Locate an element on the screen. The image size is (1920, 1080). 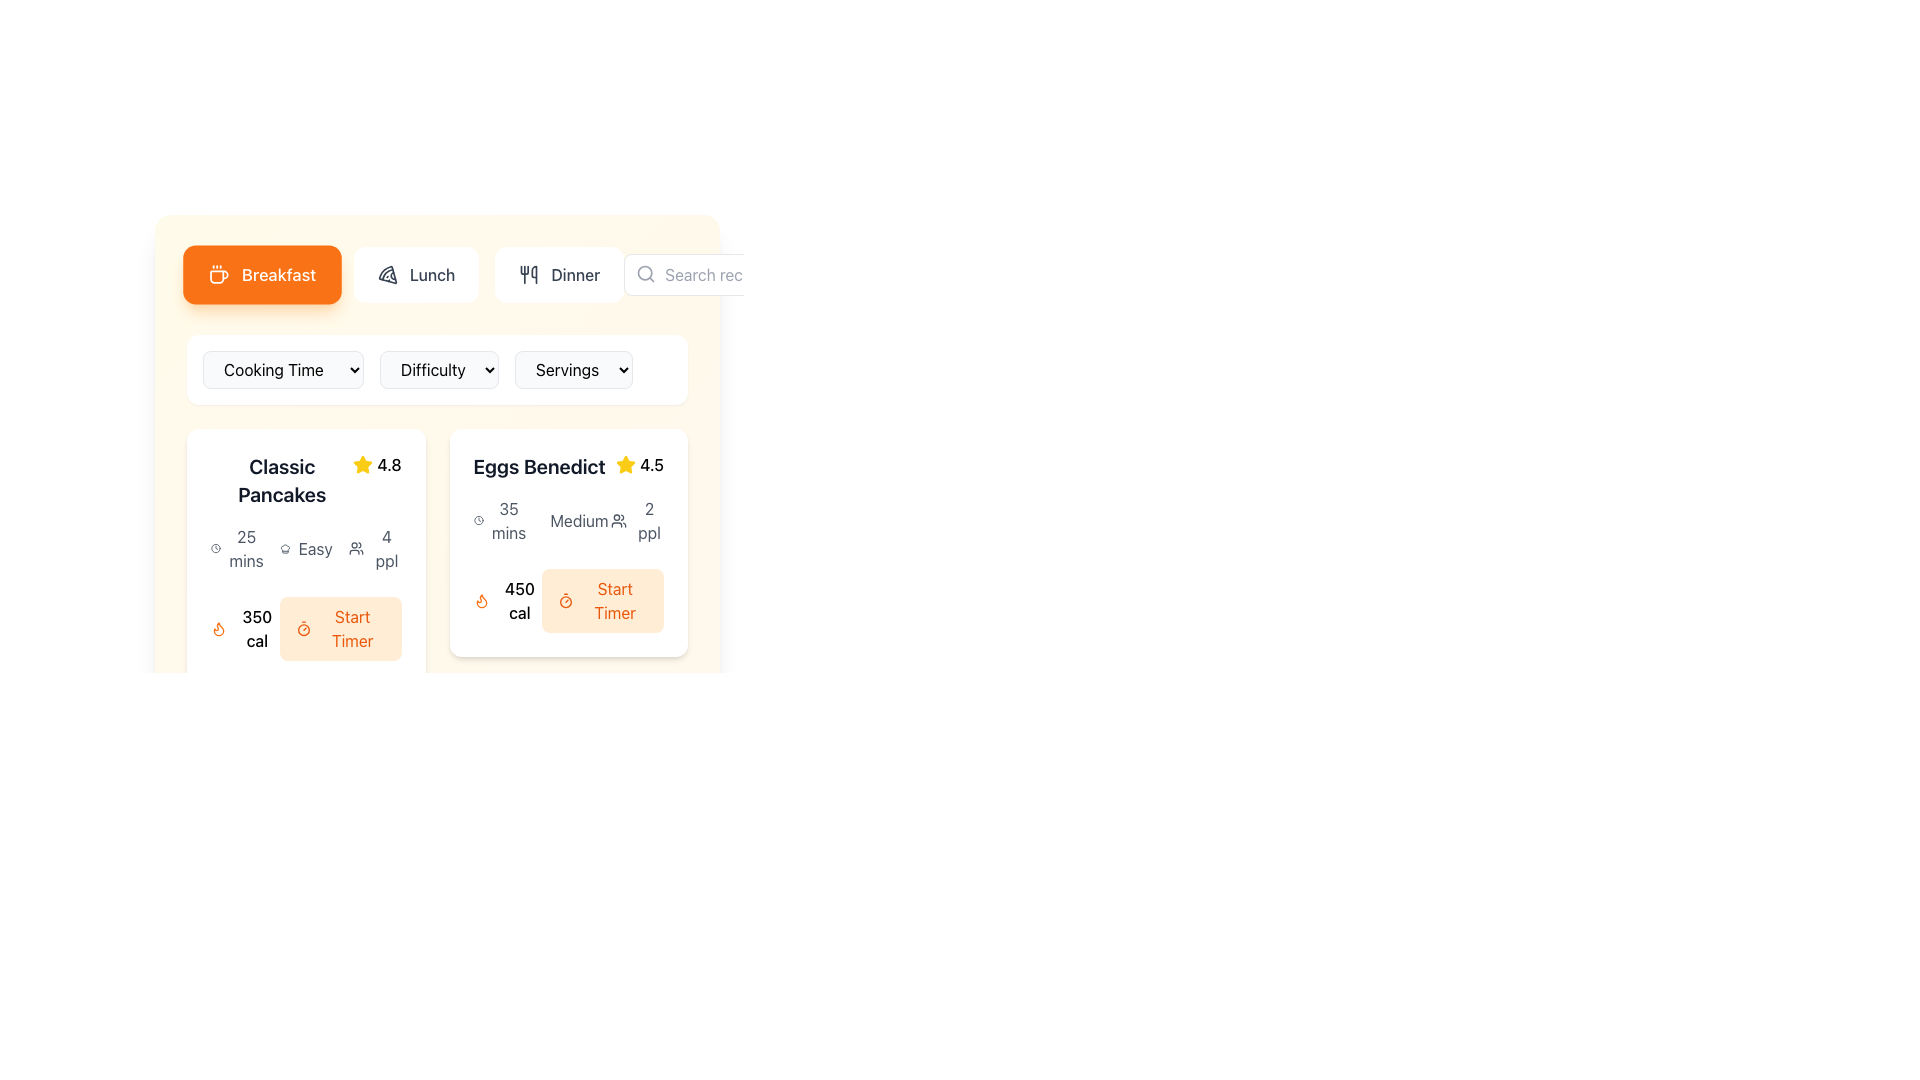
the text element displaying '25 mins' next to the clock icon, located within the card for the Classic Pancakes recipe is located at coordinates (237, 548).